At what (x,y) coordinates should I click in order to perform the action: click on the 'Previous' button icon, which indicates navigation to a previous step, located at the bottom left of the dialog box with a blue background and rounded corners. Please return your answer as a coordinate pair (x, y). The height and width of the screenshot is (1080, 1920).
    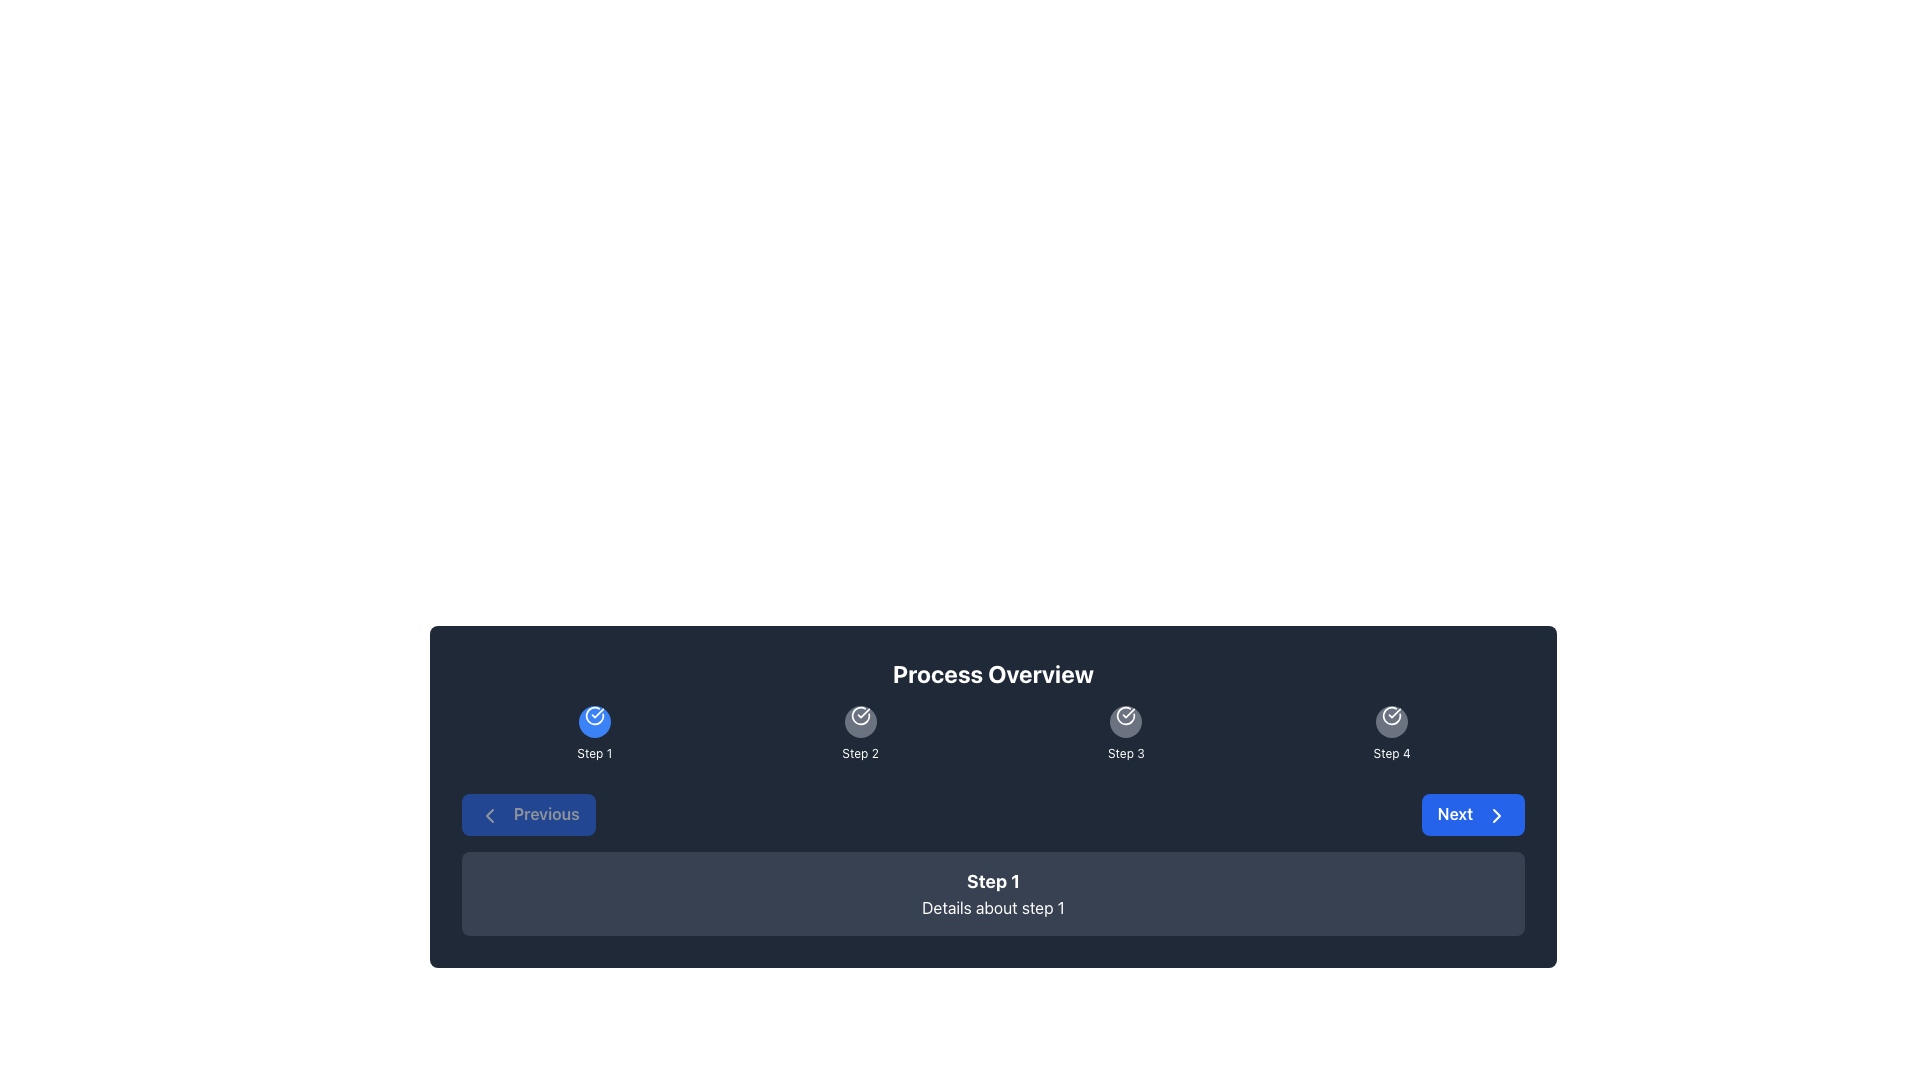
    Looking at the image, I should click on (489, 814).